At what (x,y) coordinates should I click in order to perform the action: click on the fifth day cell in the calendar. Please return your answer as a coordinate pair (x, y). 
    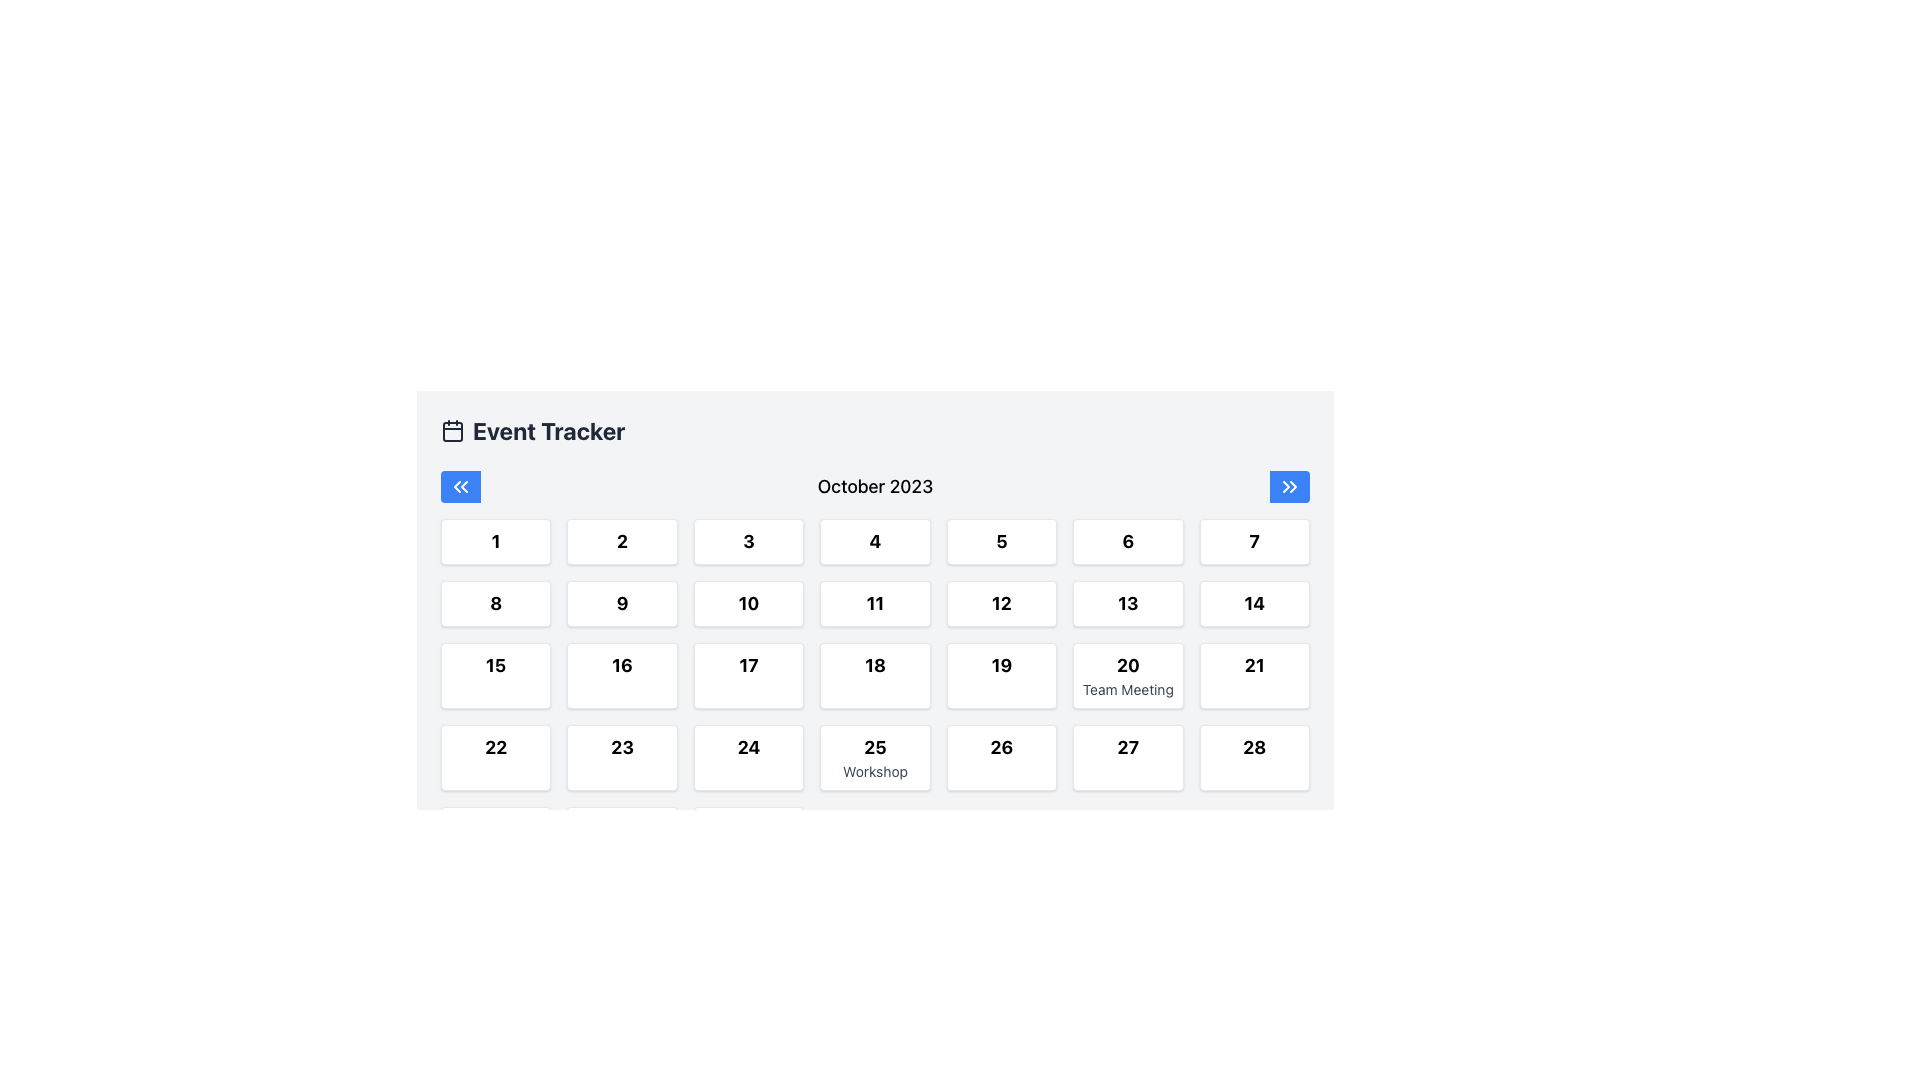
    Looking at the image, I should click on (1001, 542).